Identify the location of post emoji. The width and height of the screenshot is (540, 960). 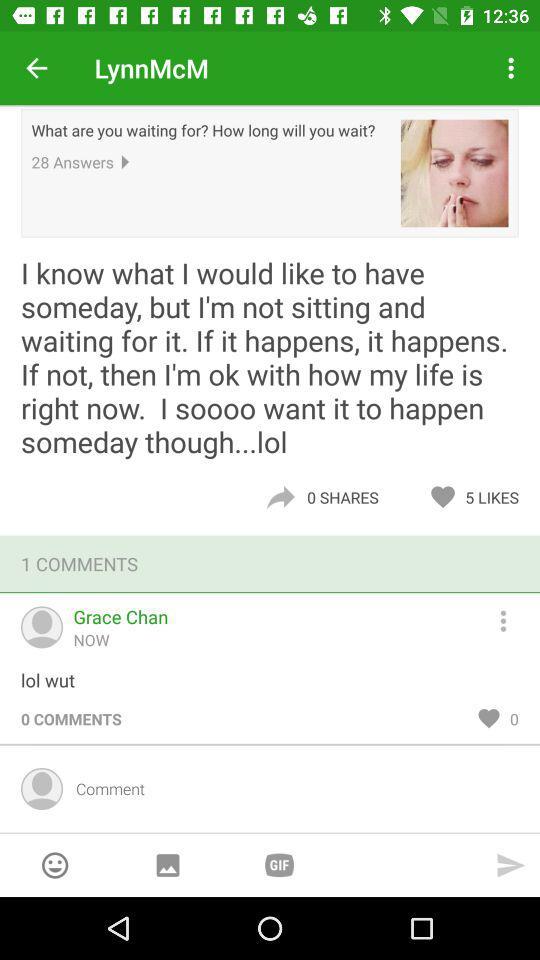
(55, 864).